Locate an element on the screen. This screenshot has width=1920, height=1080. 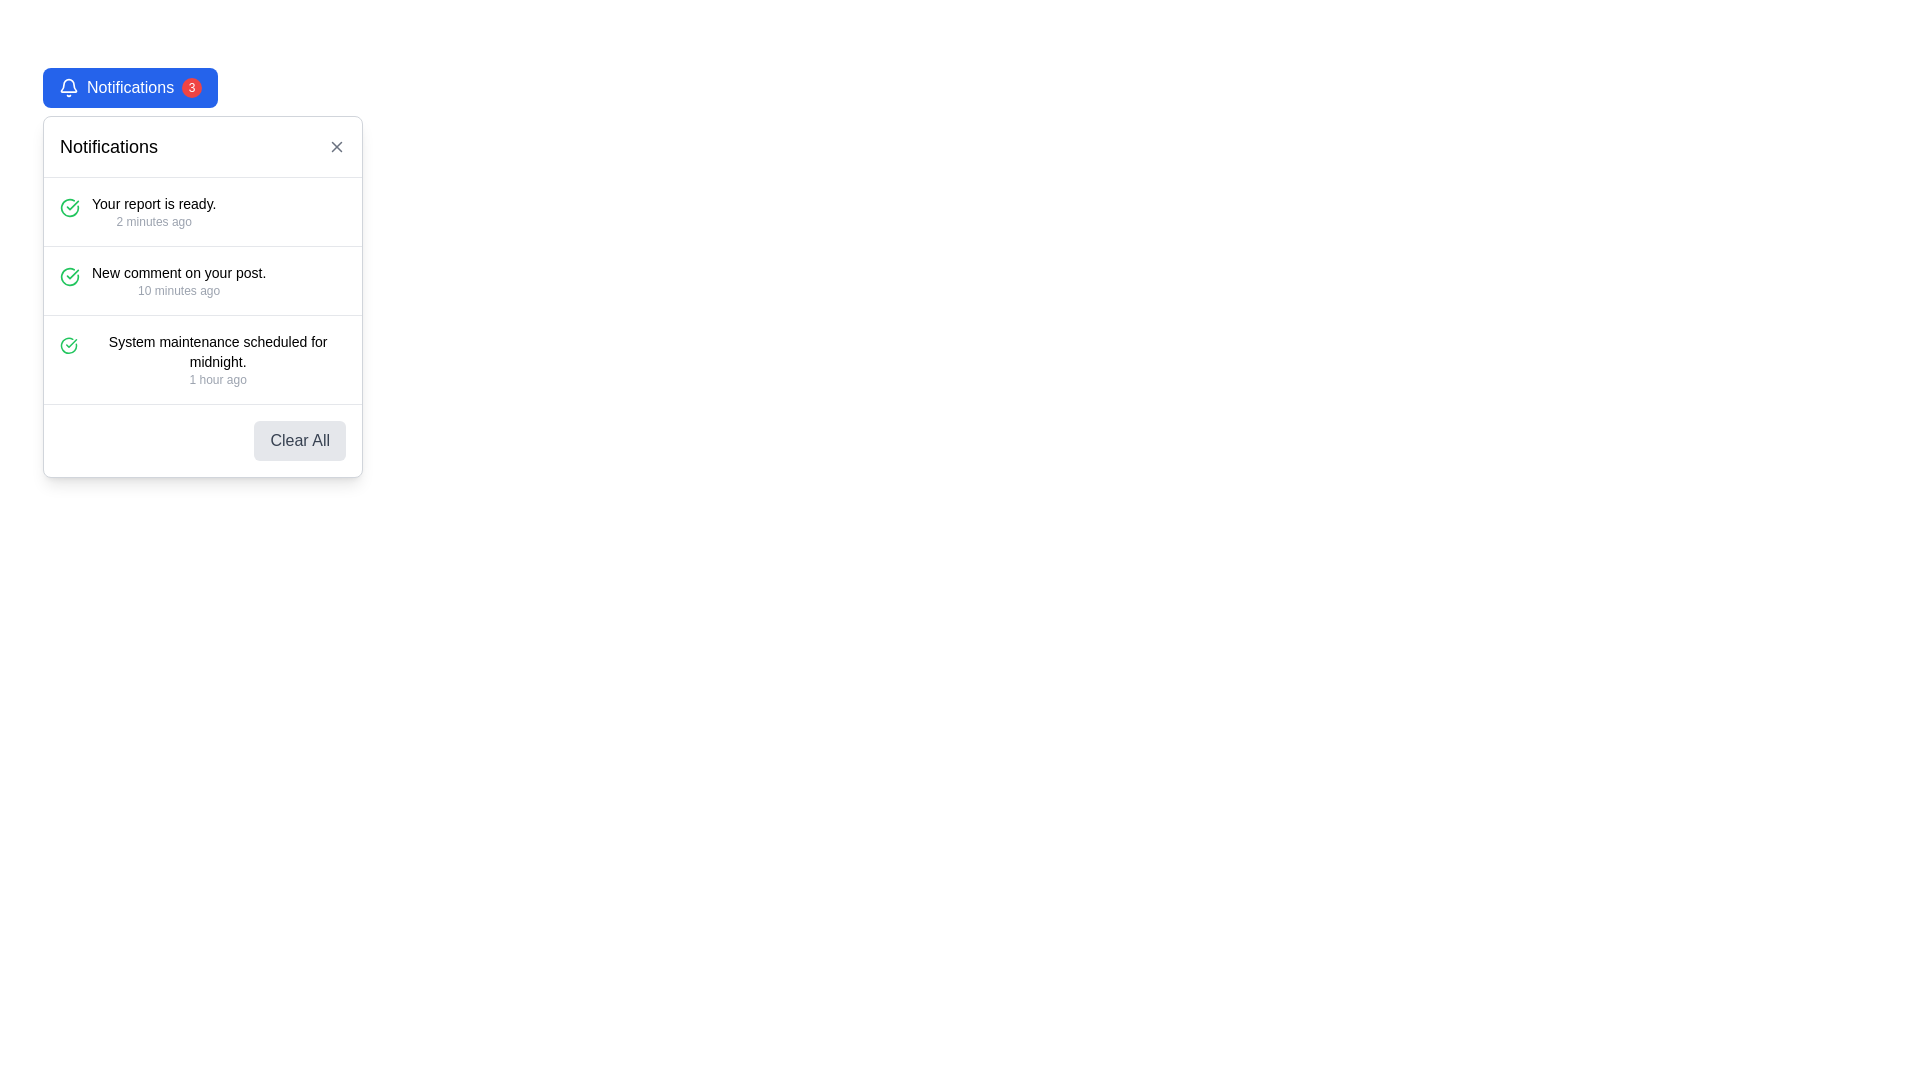
the third notification item in the vertically stacked notification list to associate the timestamp with the notification is located at coordinates (218, 358).